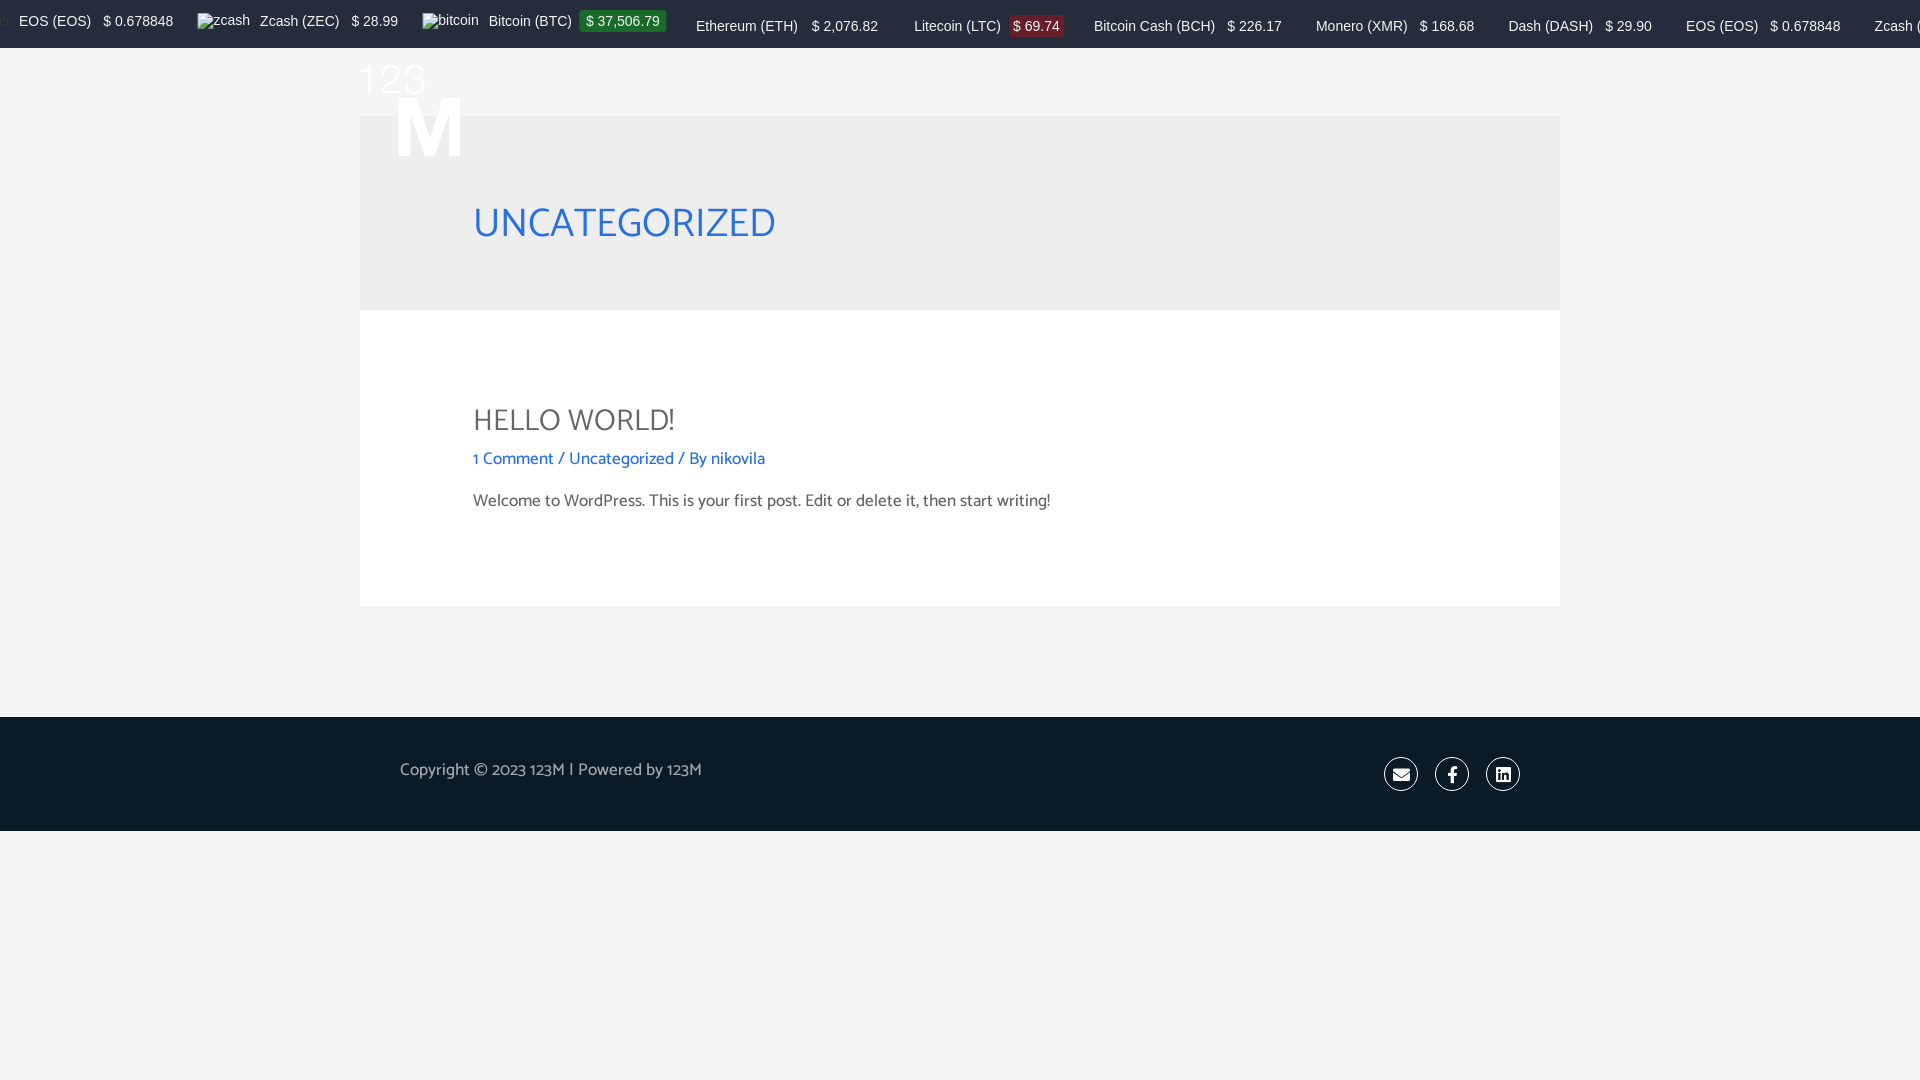 This screenshot has height=1080, width=1920. I want to click on '1 Comment', so click(513, 459).